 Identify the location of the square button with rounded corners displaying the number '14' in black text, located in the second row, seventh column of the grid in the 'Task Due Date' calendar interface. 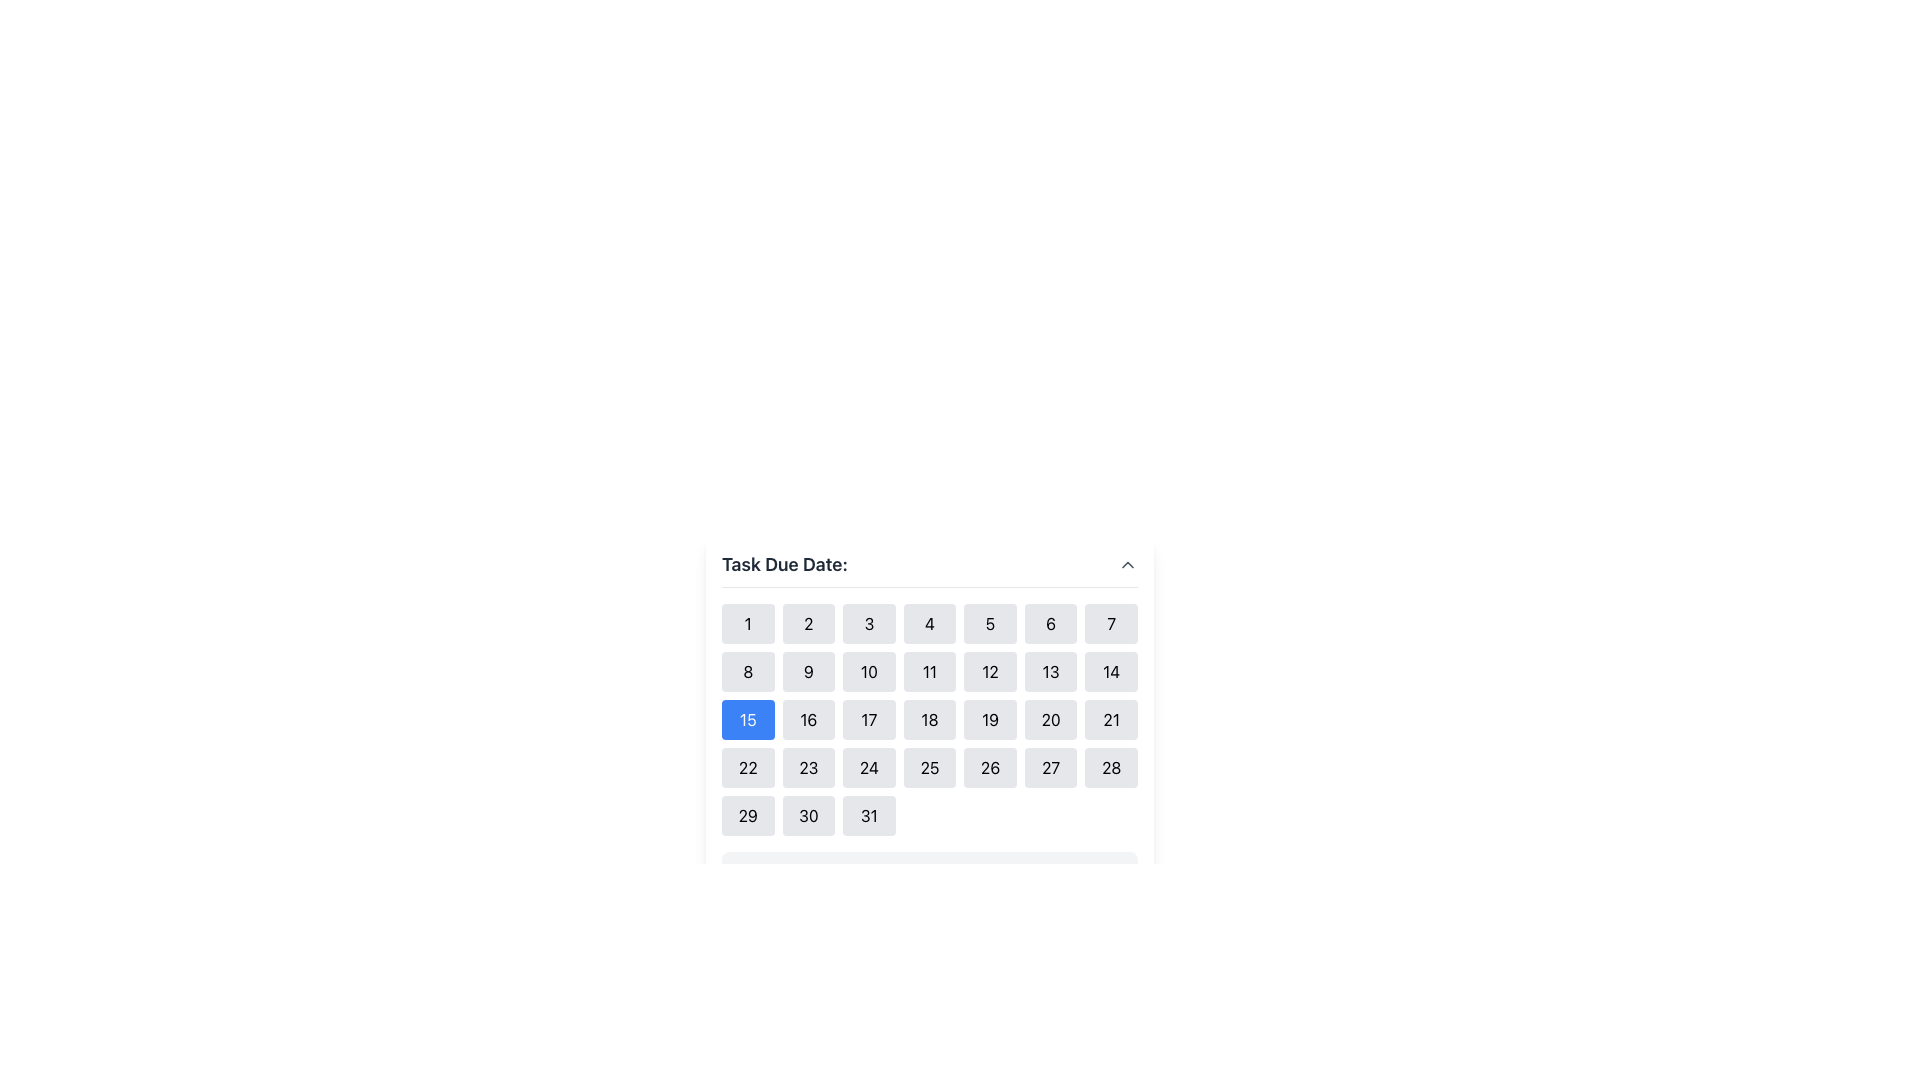
(1110, 671).